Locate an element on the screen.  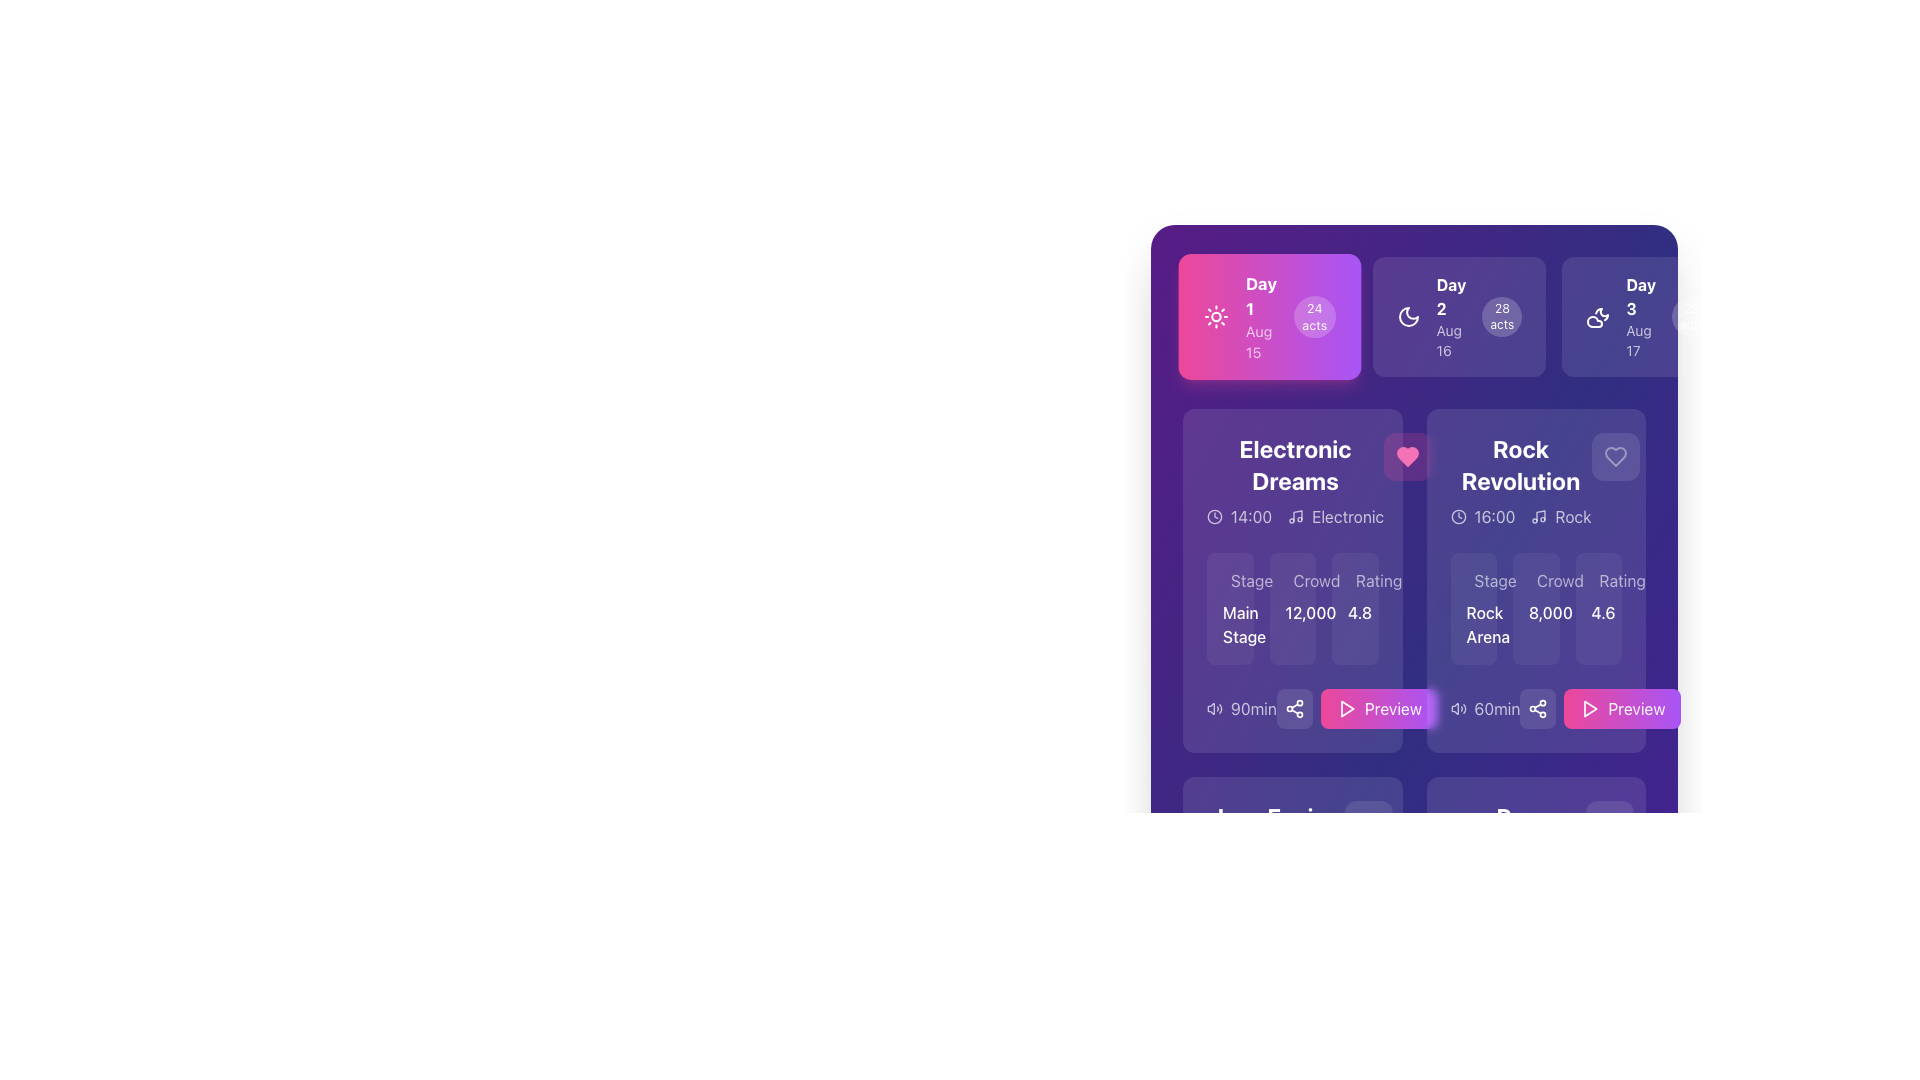
the text element labeled 'Rock Revolution' located in the 'Stage' row, directly below the 'Stage' text is located at coordinates (1473, 623).